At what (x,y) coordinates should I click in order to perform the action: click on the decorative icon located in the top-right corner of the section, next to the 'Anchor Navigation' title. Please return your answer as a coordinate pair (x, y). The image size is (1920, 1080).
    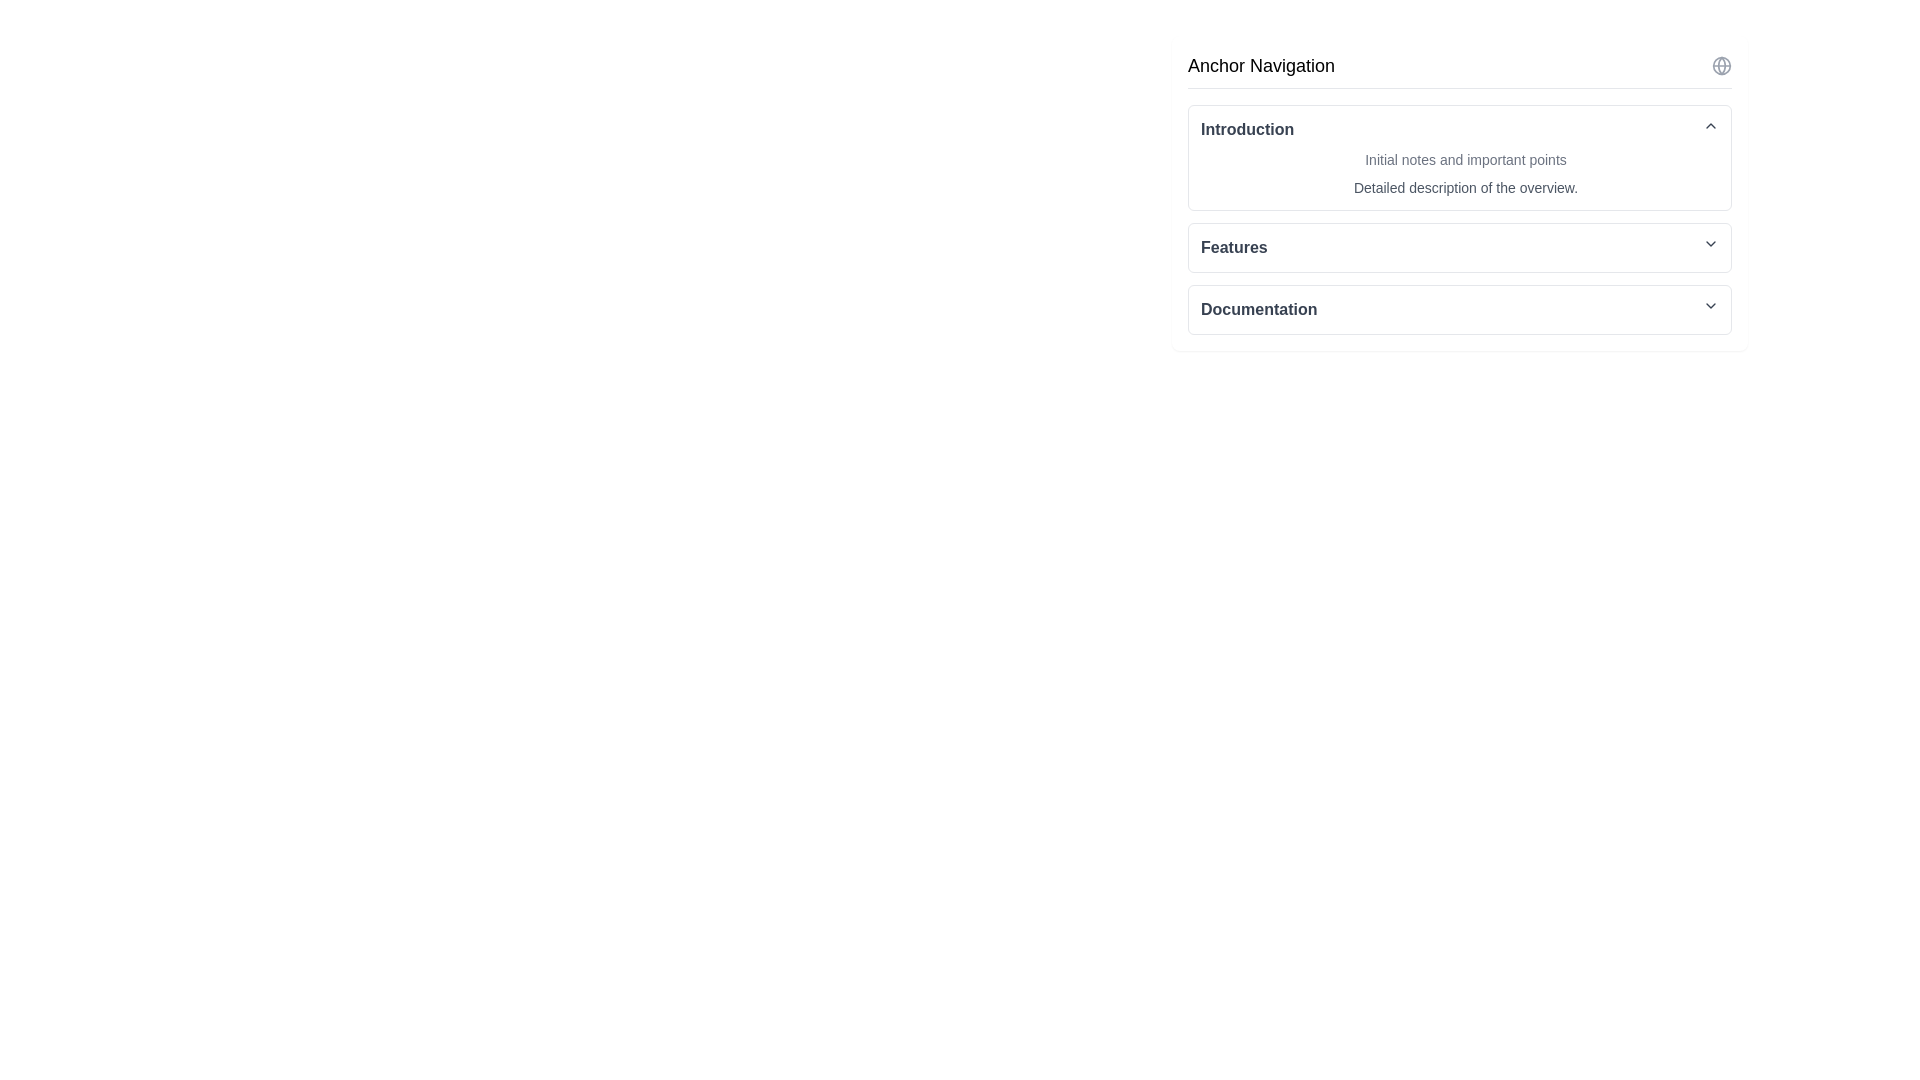
    Looking at the image, I should click on (1721, 64).